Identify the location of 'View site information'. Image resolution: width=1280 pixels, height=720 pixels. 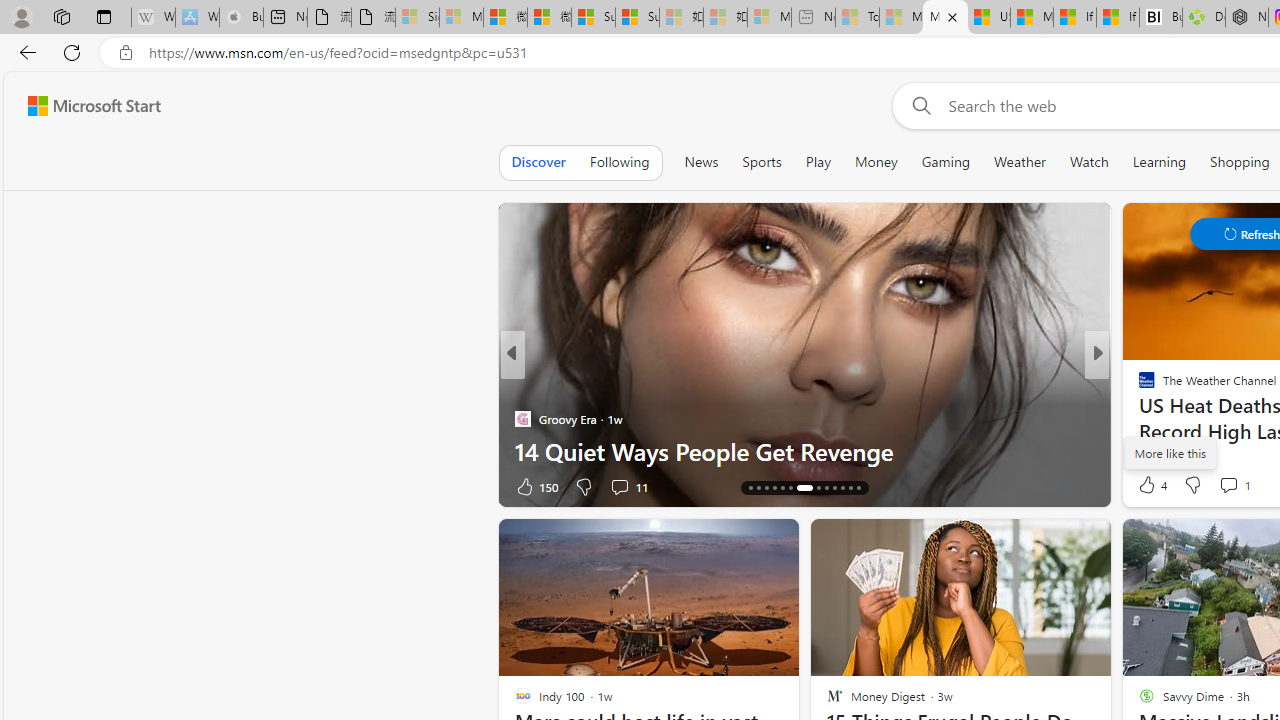
(125, 52).